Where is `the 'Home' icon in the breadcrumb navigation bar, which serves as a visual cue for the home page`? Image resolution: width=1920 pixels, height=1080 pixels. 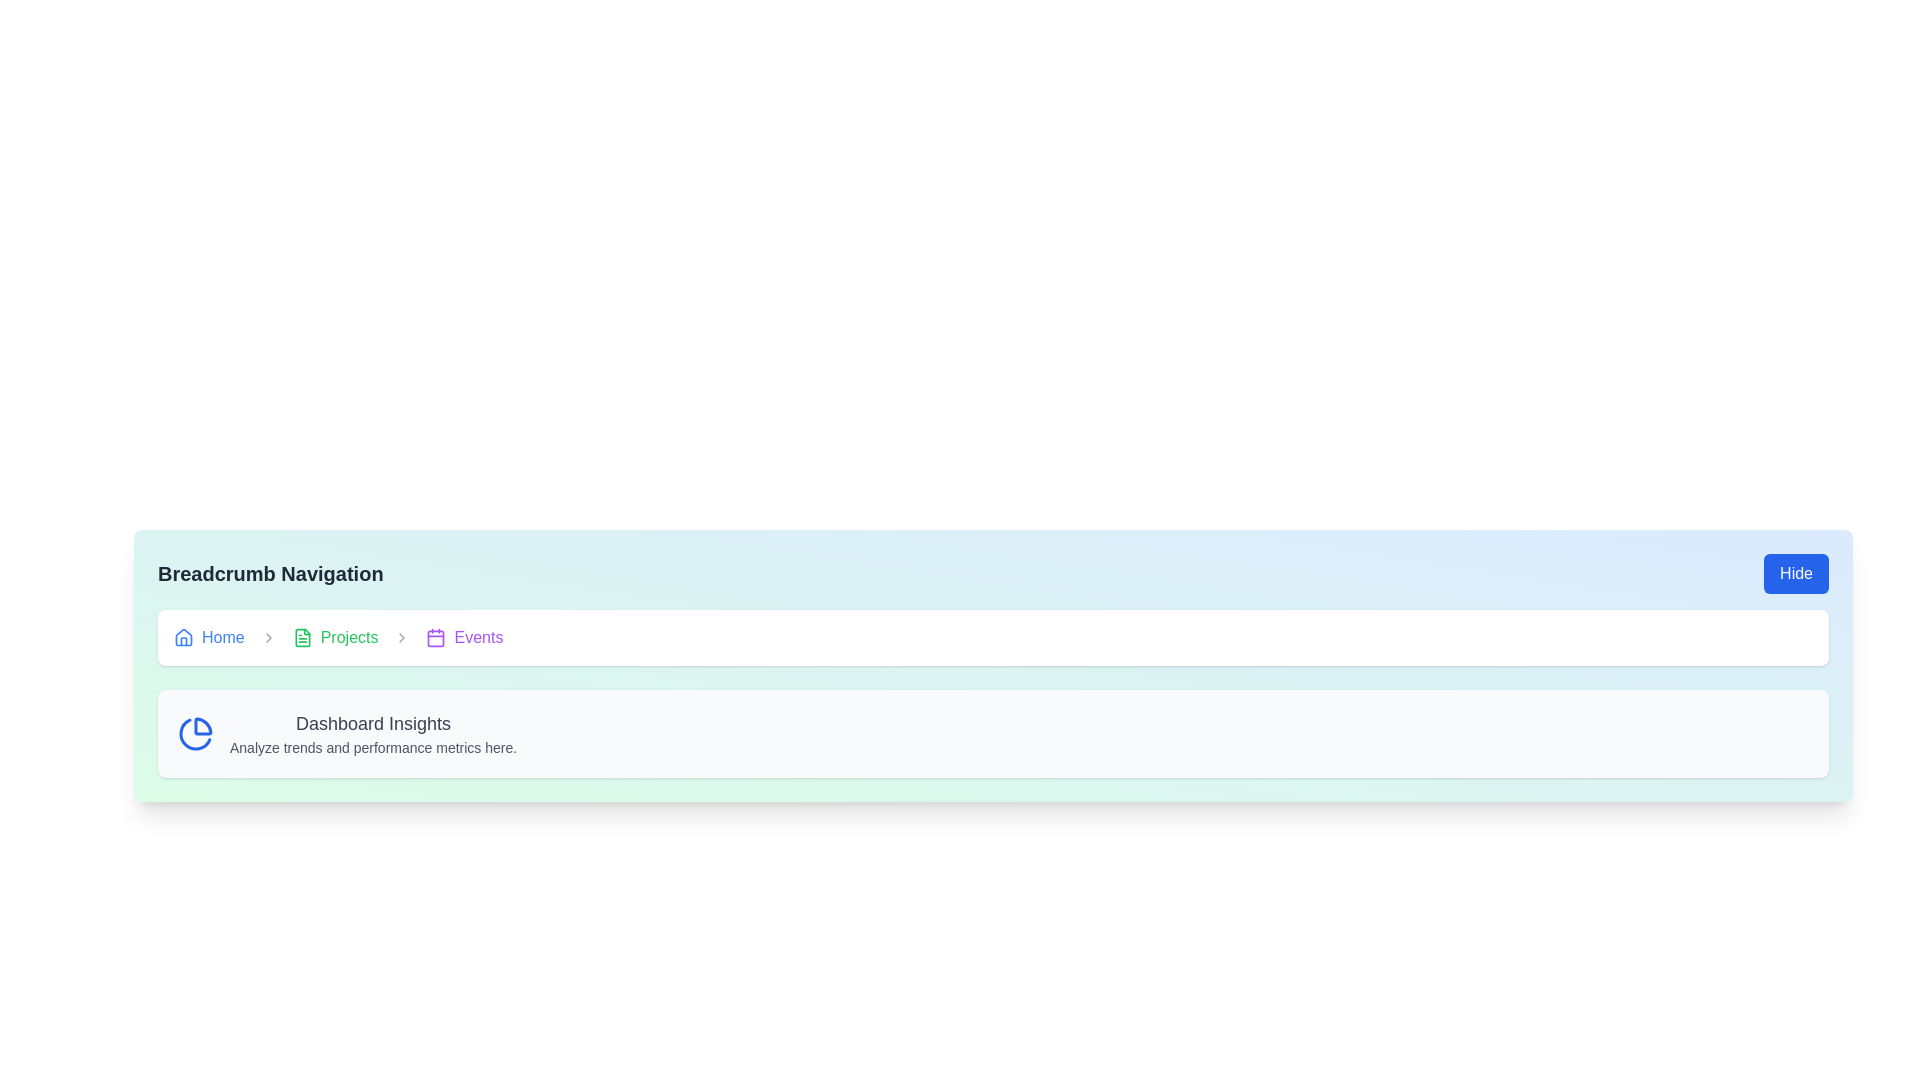
the 'Home' icon in the breadcrumb navigation bar, which serves as a visual cue for the home page is located at coordinates (183, 636).